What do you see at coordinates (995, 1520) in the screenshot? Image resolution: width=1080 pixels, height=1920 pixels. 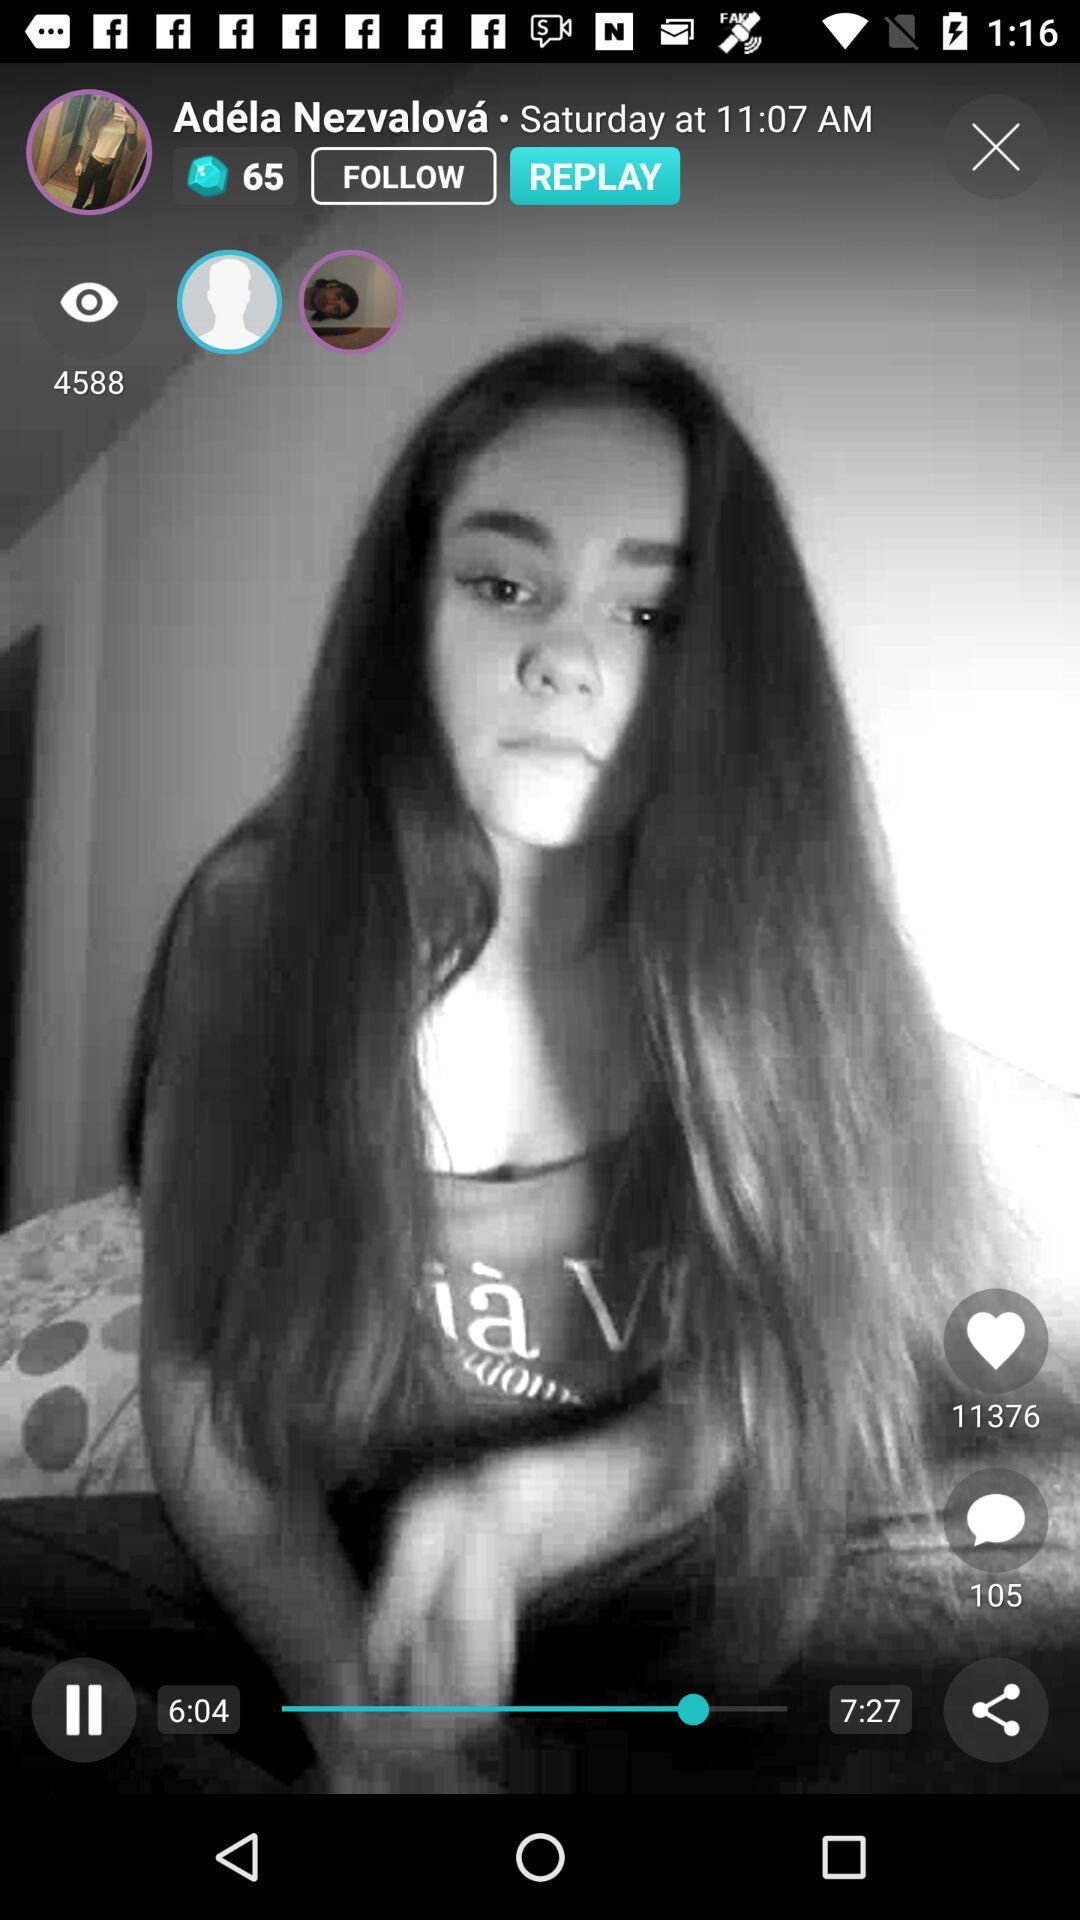 I see `commant` at bounding box center [995, 1520].